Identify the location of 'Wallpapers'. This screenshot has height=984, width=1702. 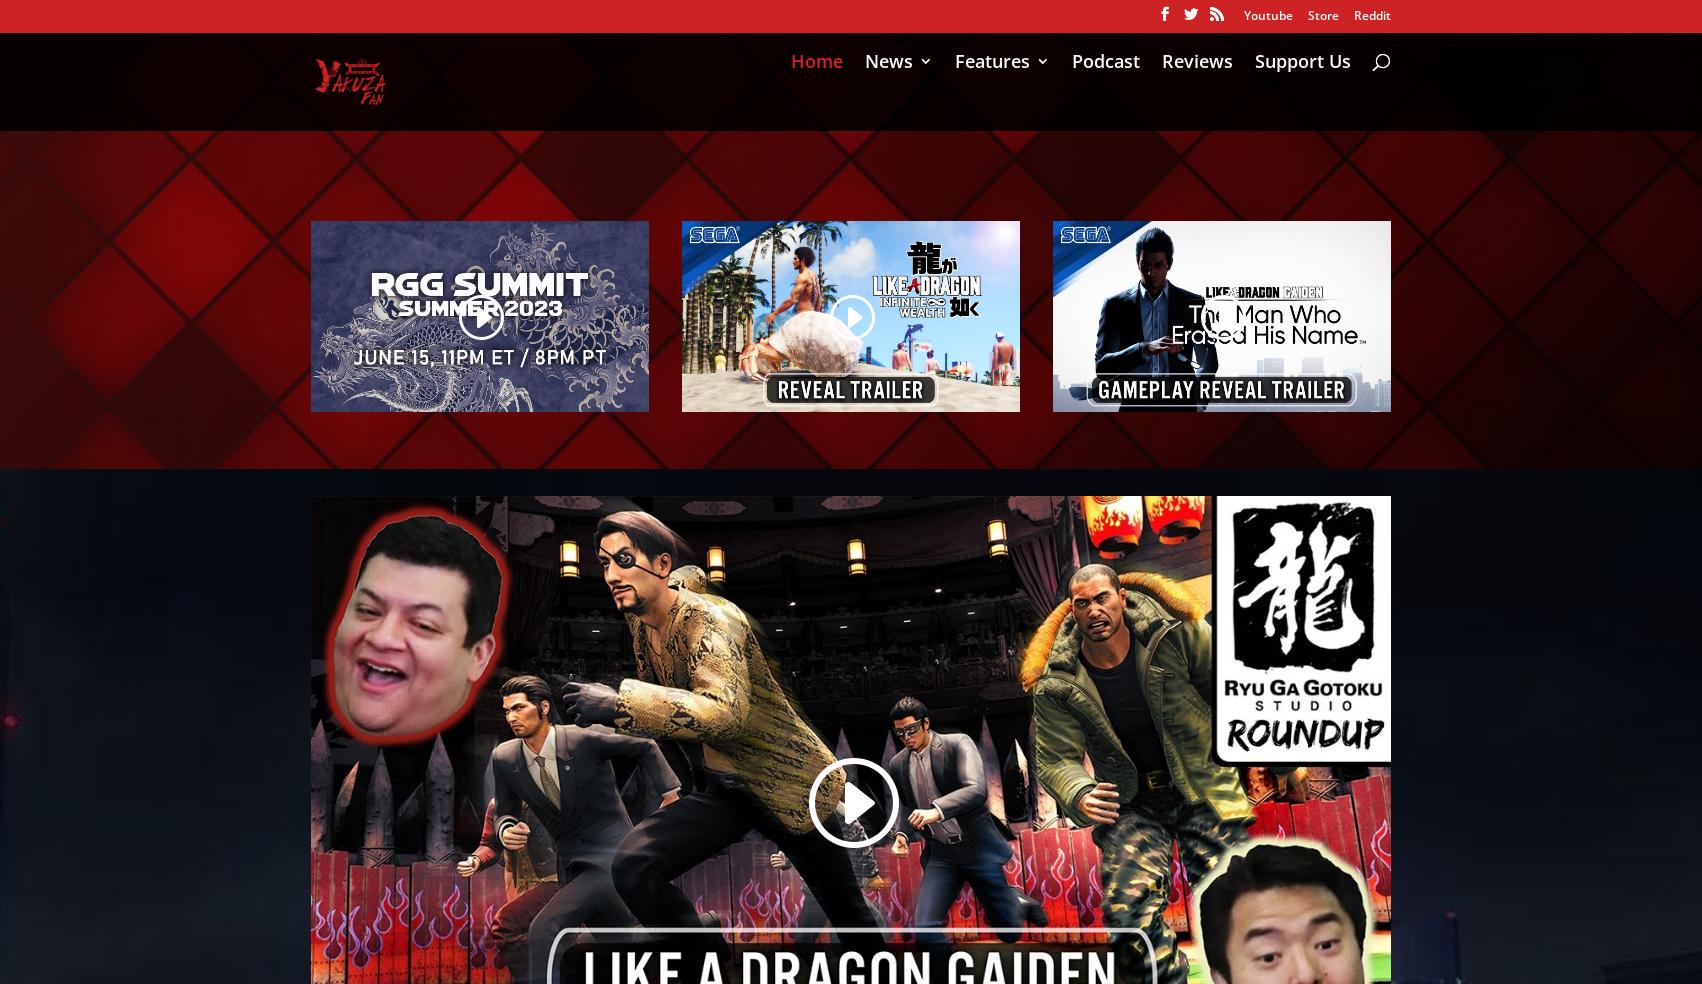
(1041, 455).